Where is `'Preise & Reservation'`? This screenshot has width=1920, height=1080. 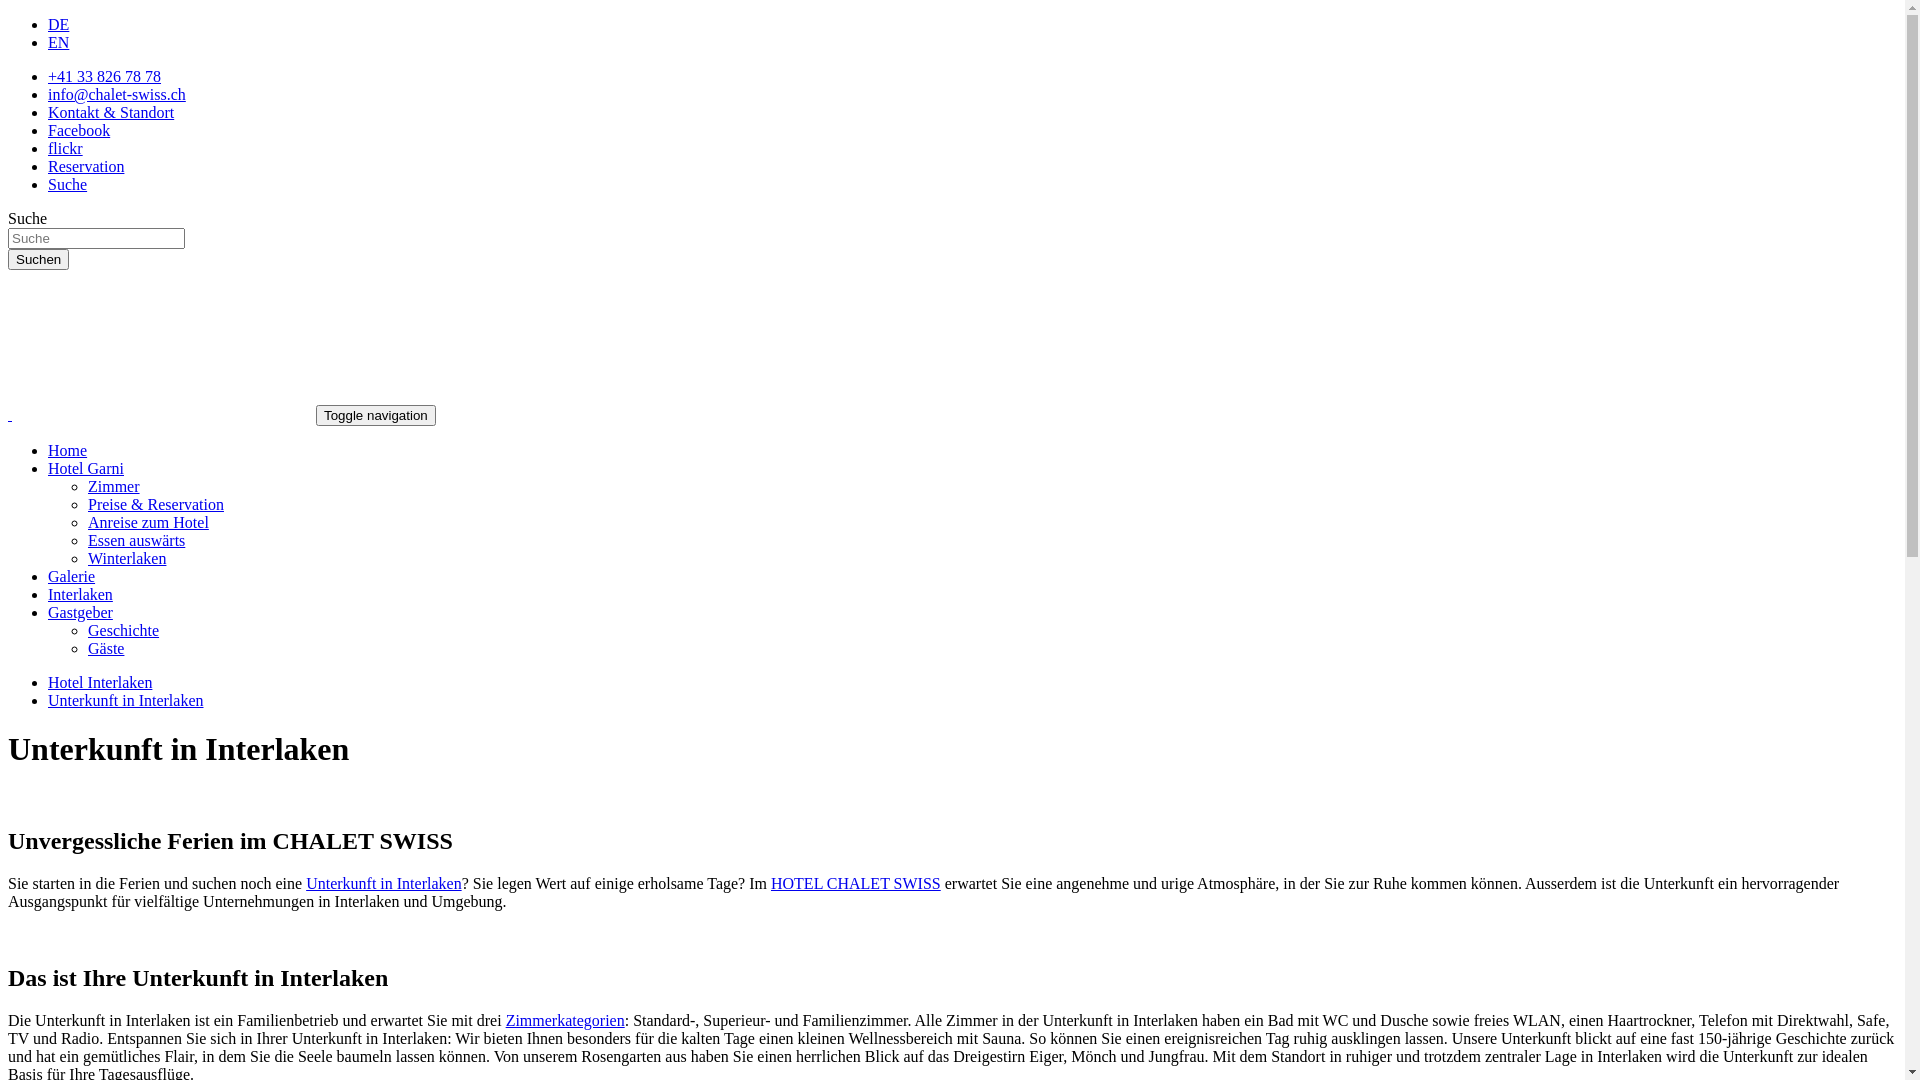 'Preise & Reservation' is located at coordinates (155, 503).